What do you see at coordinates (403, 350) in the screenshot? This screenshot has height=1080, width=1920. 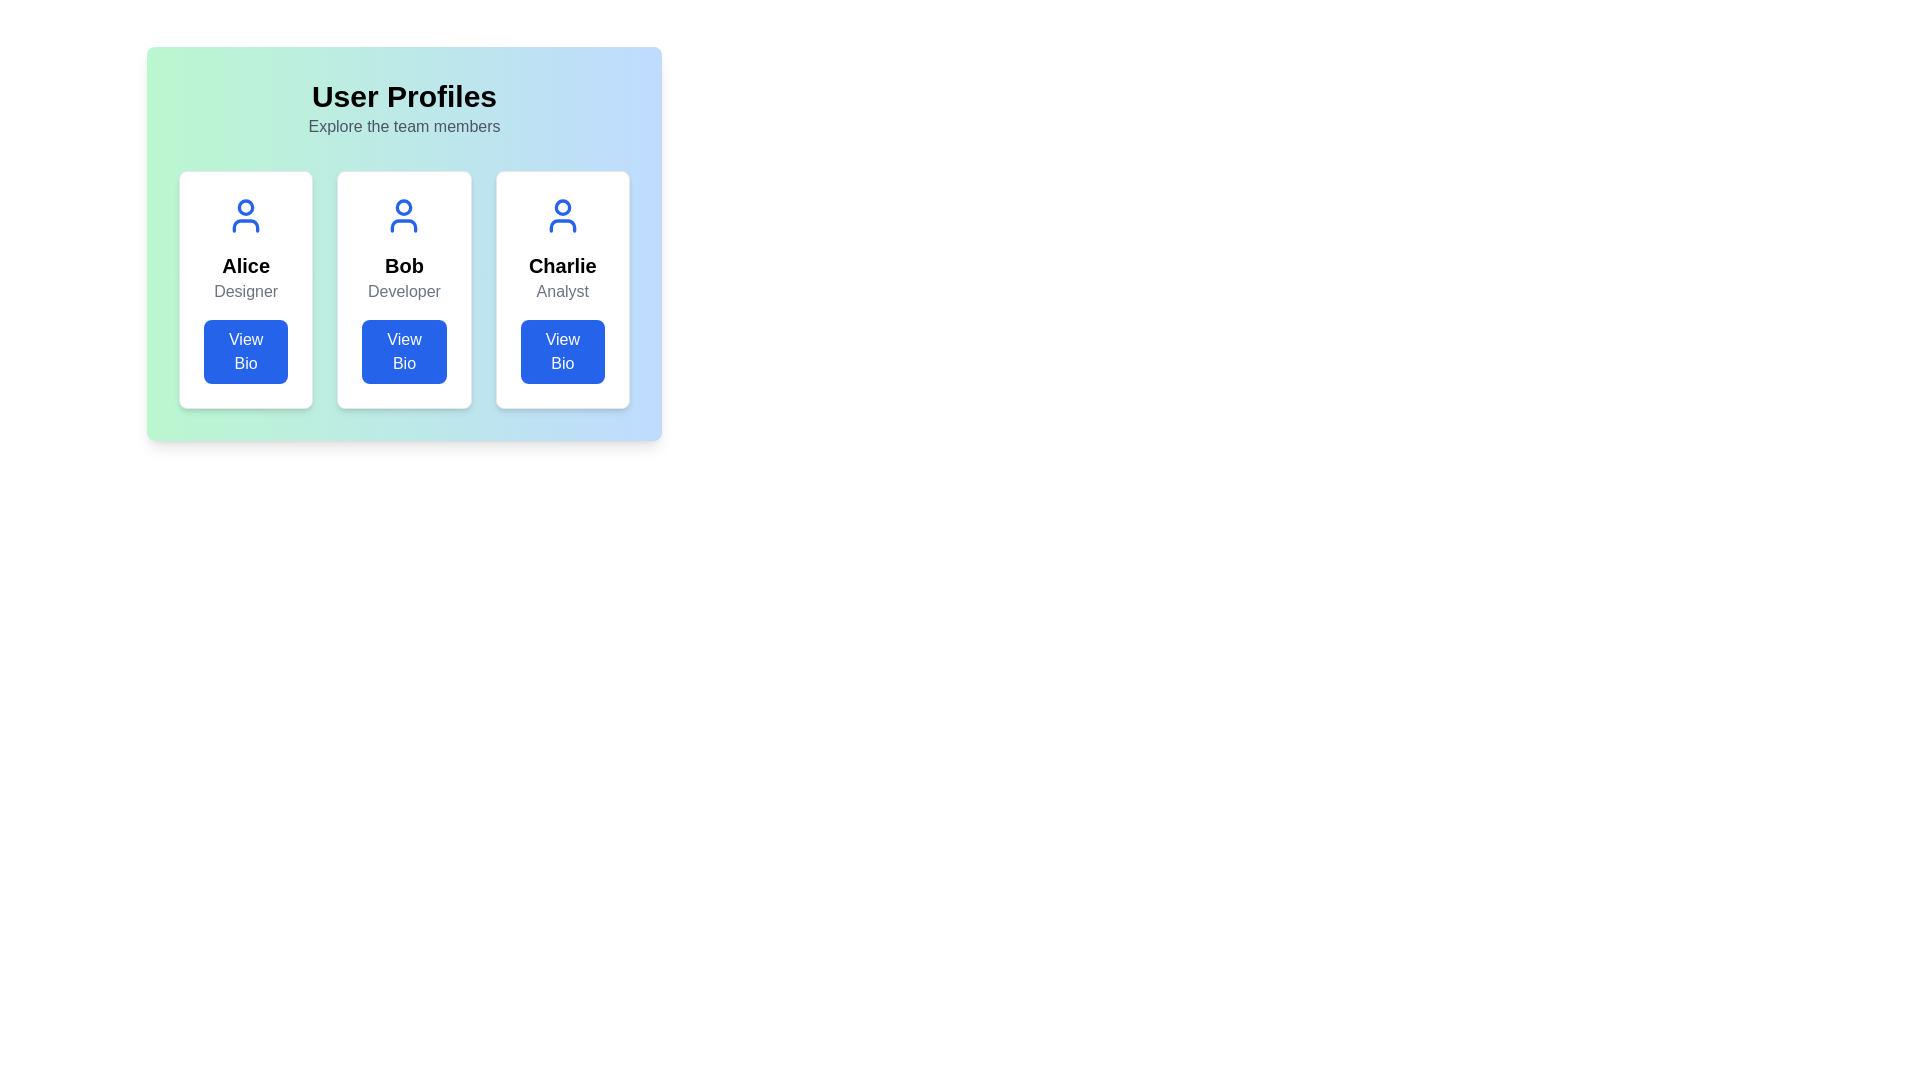 I see `the blue 'View Bio' button with rounded corners located at the bottom of Bob's card to change its appearance` at bounding box center [403, 350].